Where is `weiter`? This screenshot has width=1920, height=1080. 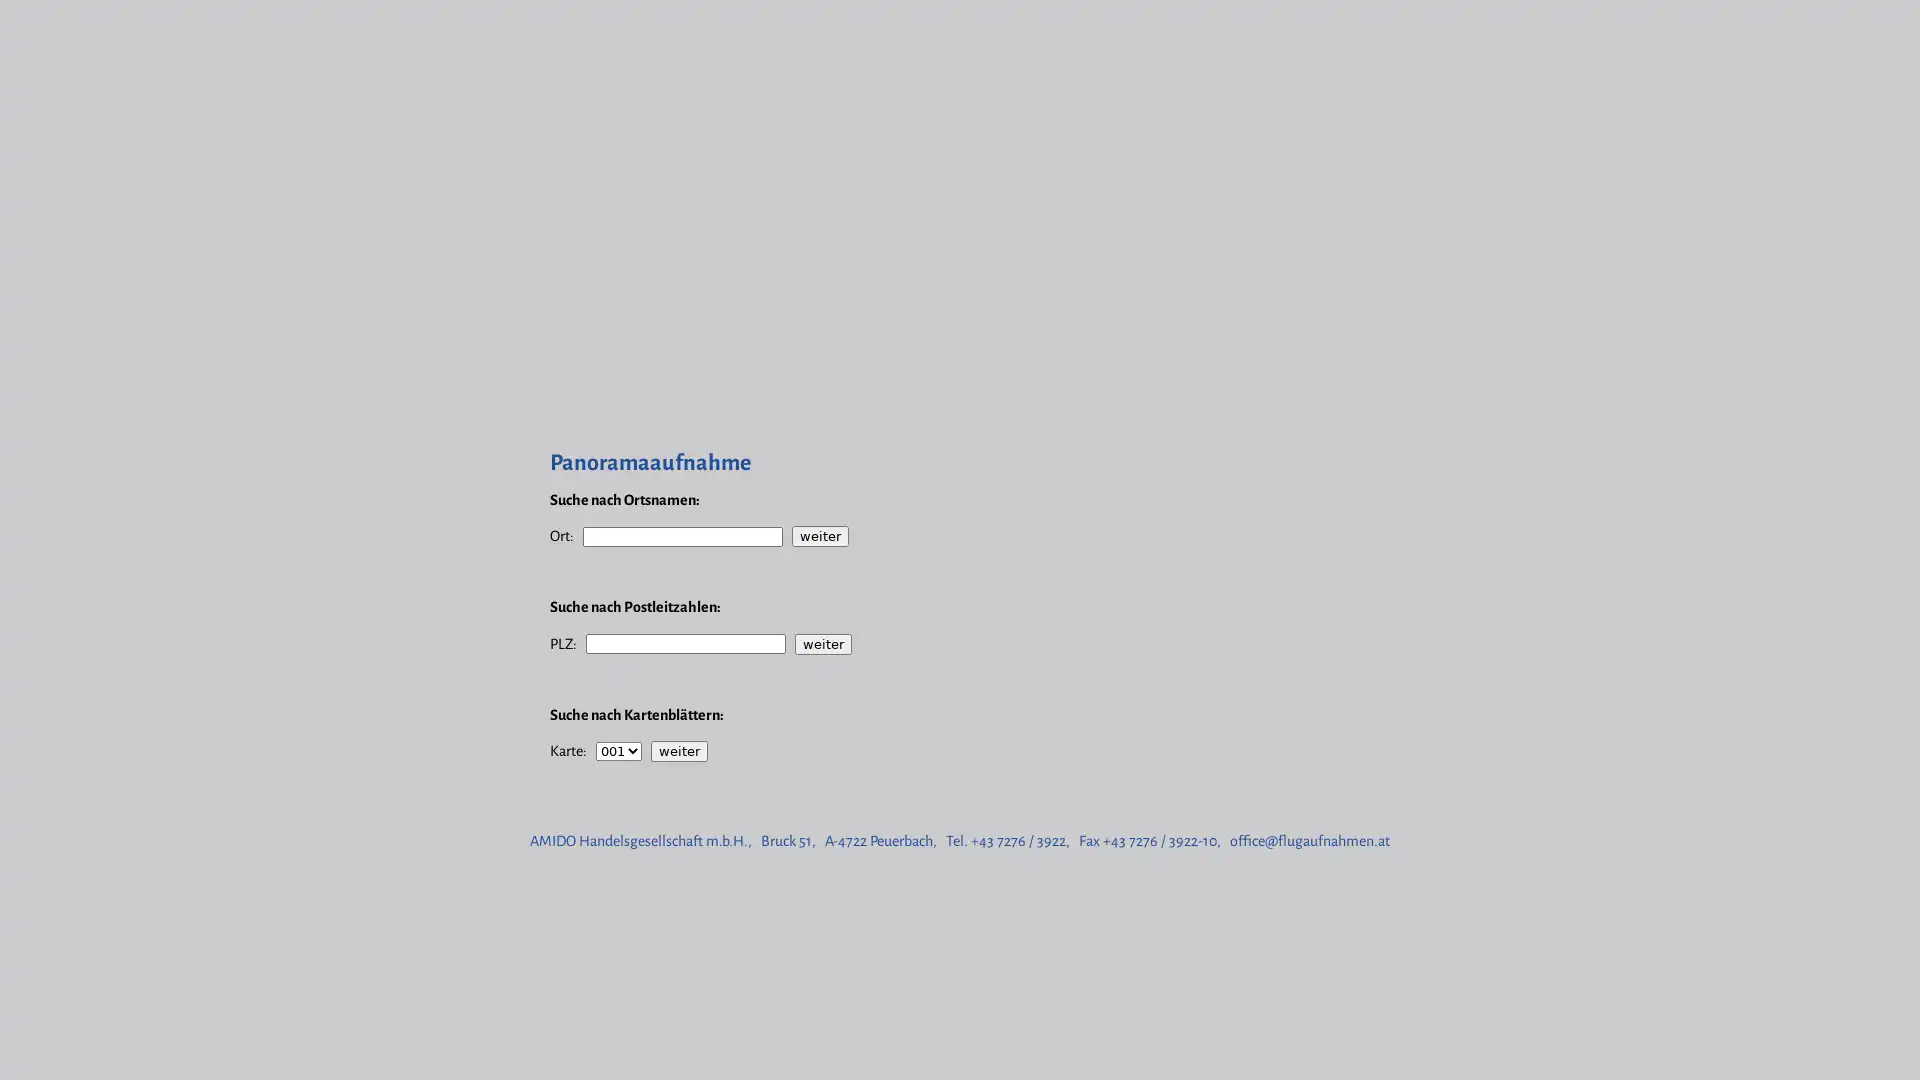 weiter is located at coordinates (823, 643).